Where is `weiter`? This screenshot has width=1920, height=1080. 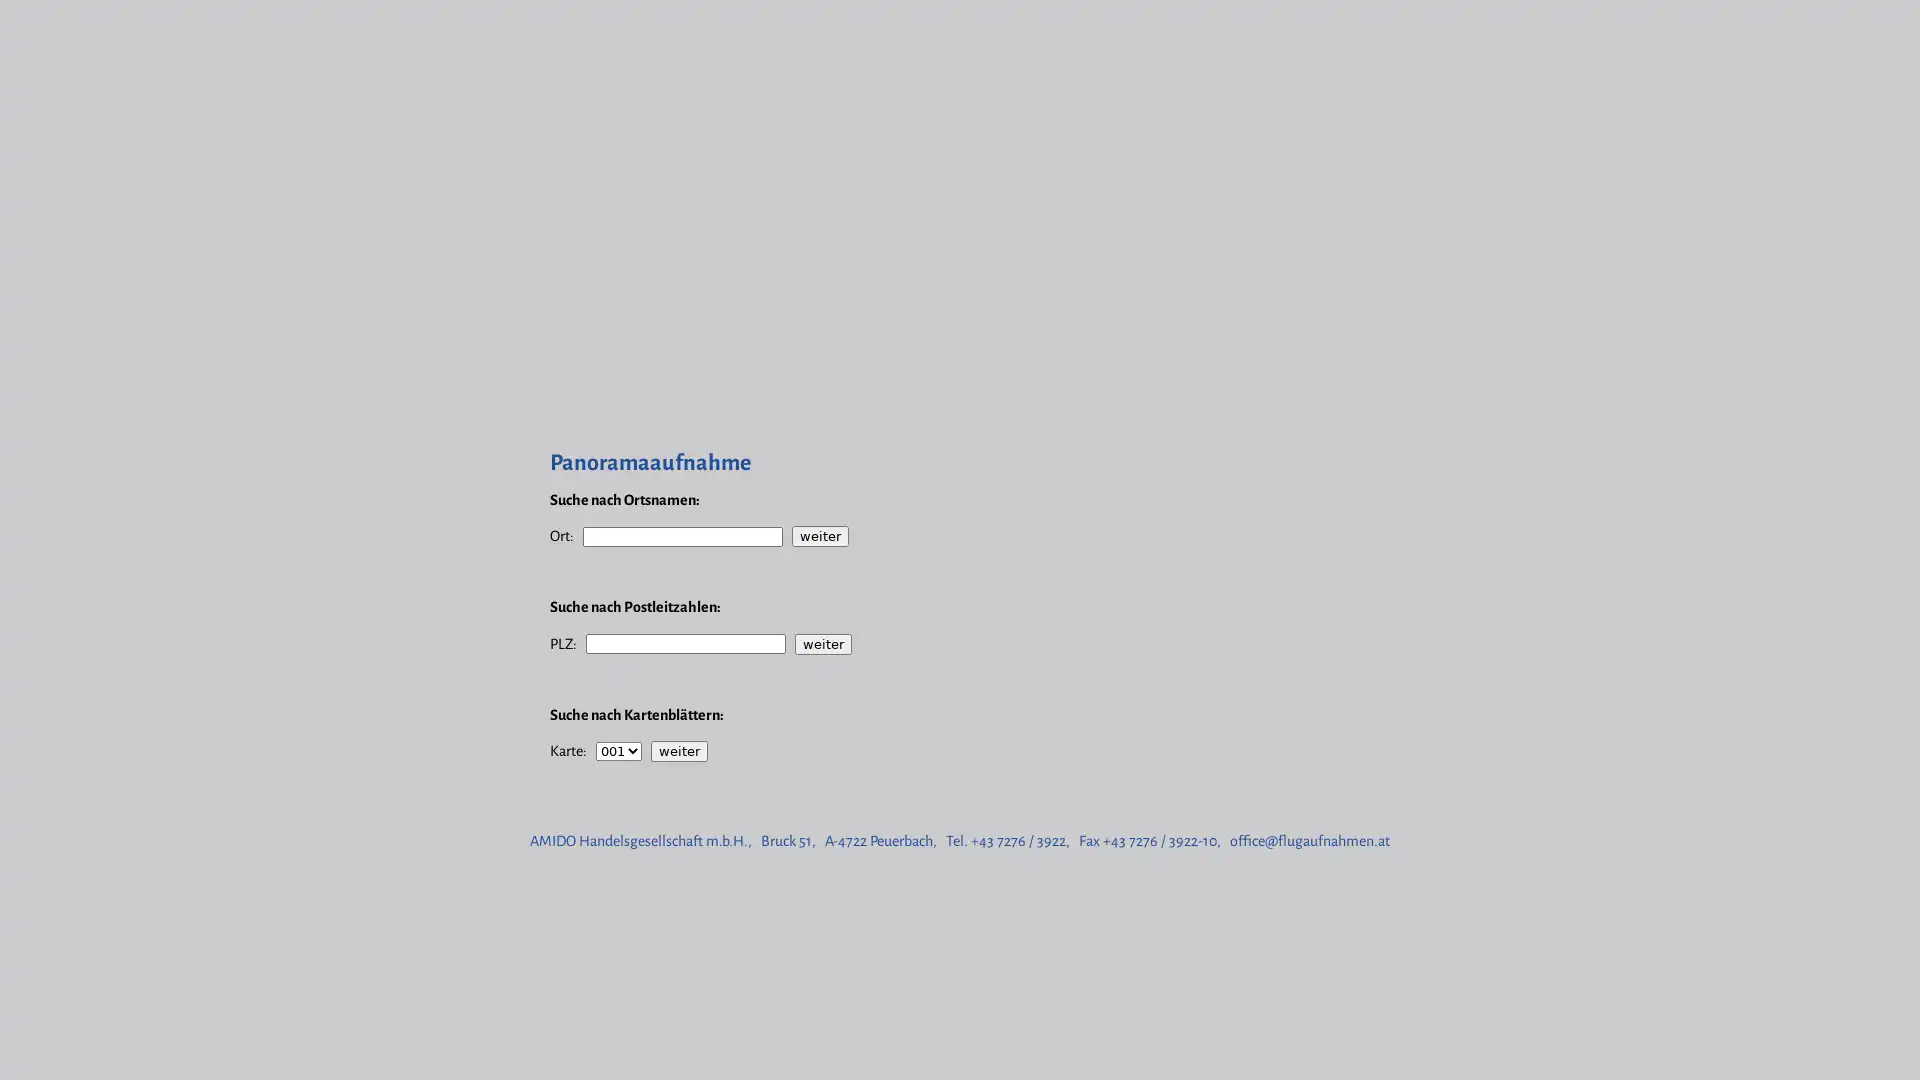 weiter is located at coordinates (823, 643).